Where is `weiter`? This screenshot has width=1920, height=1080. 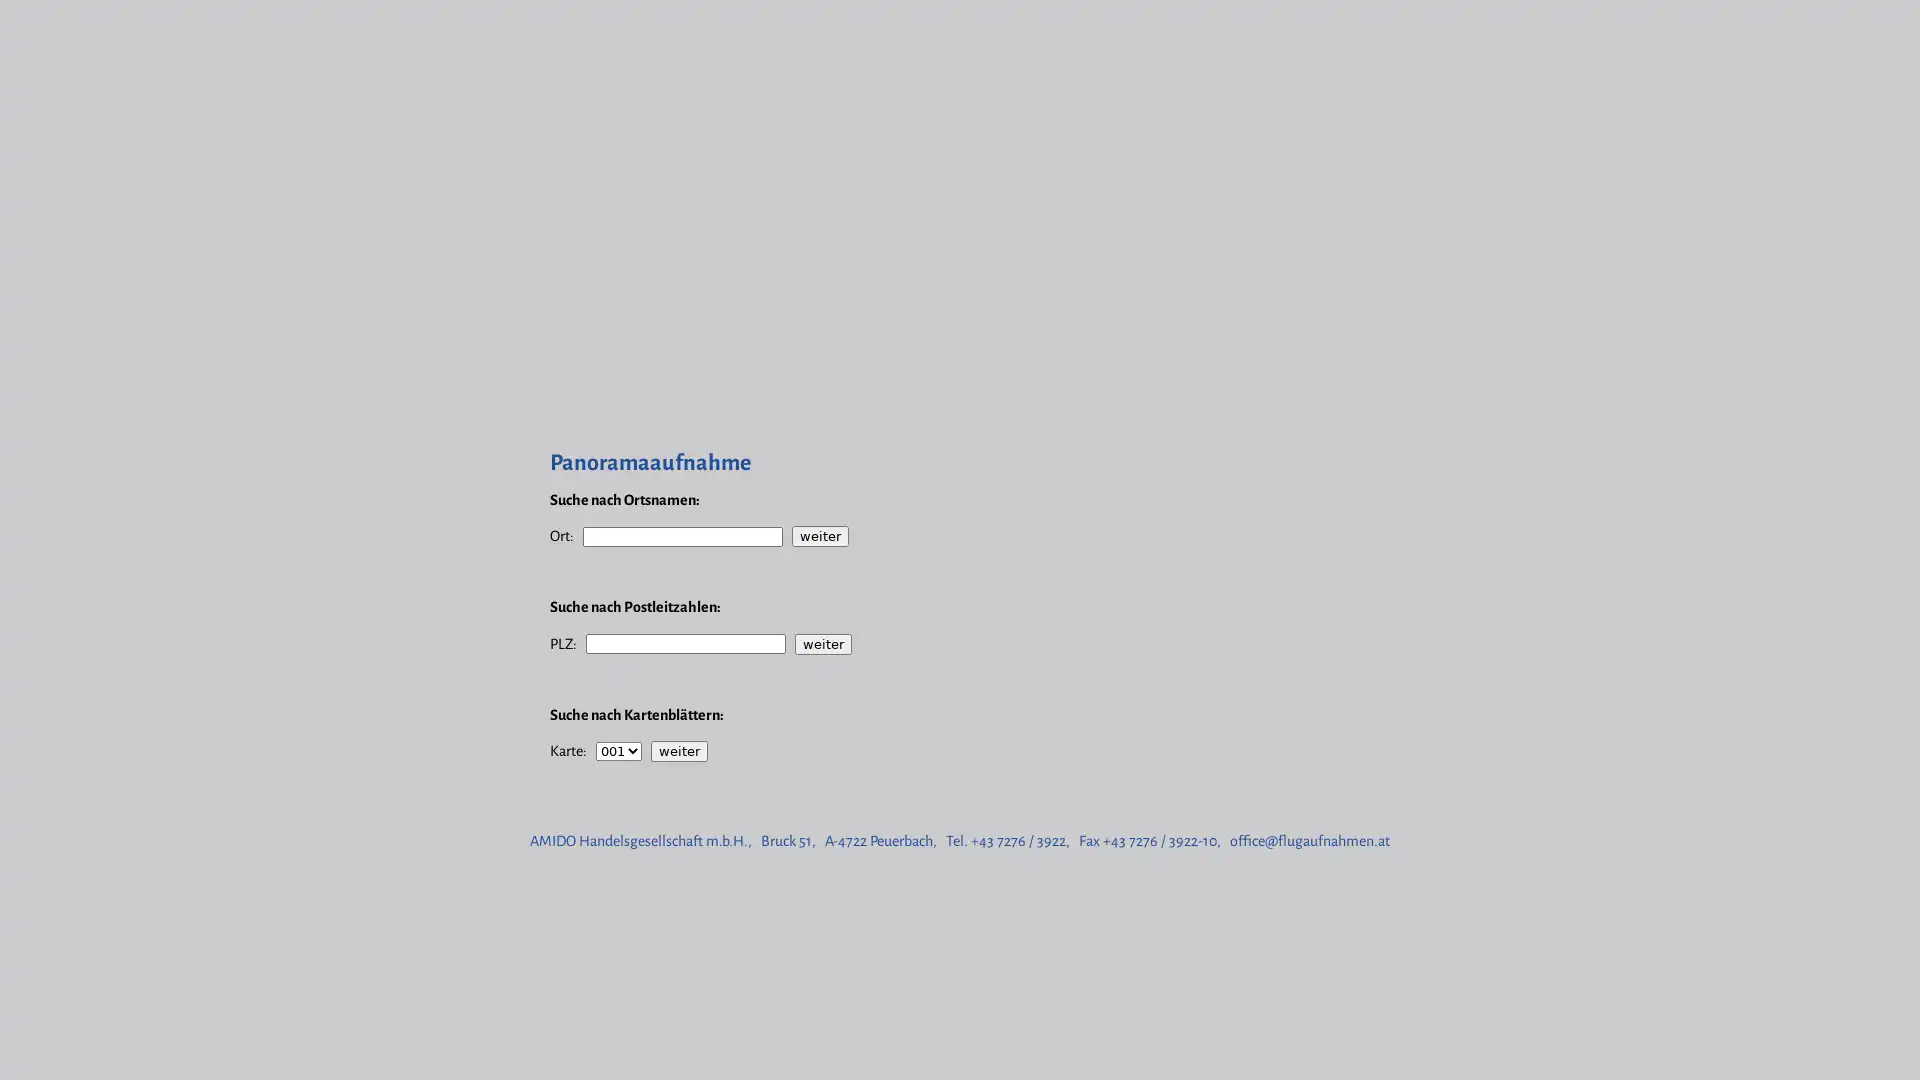 weiter is located at coordinates (823, 643).